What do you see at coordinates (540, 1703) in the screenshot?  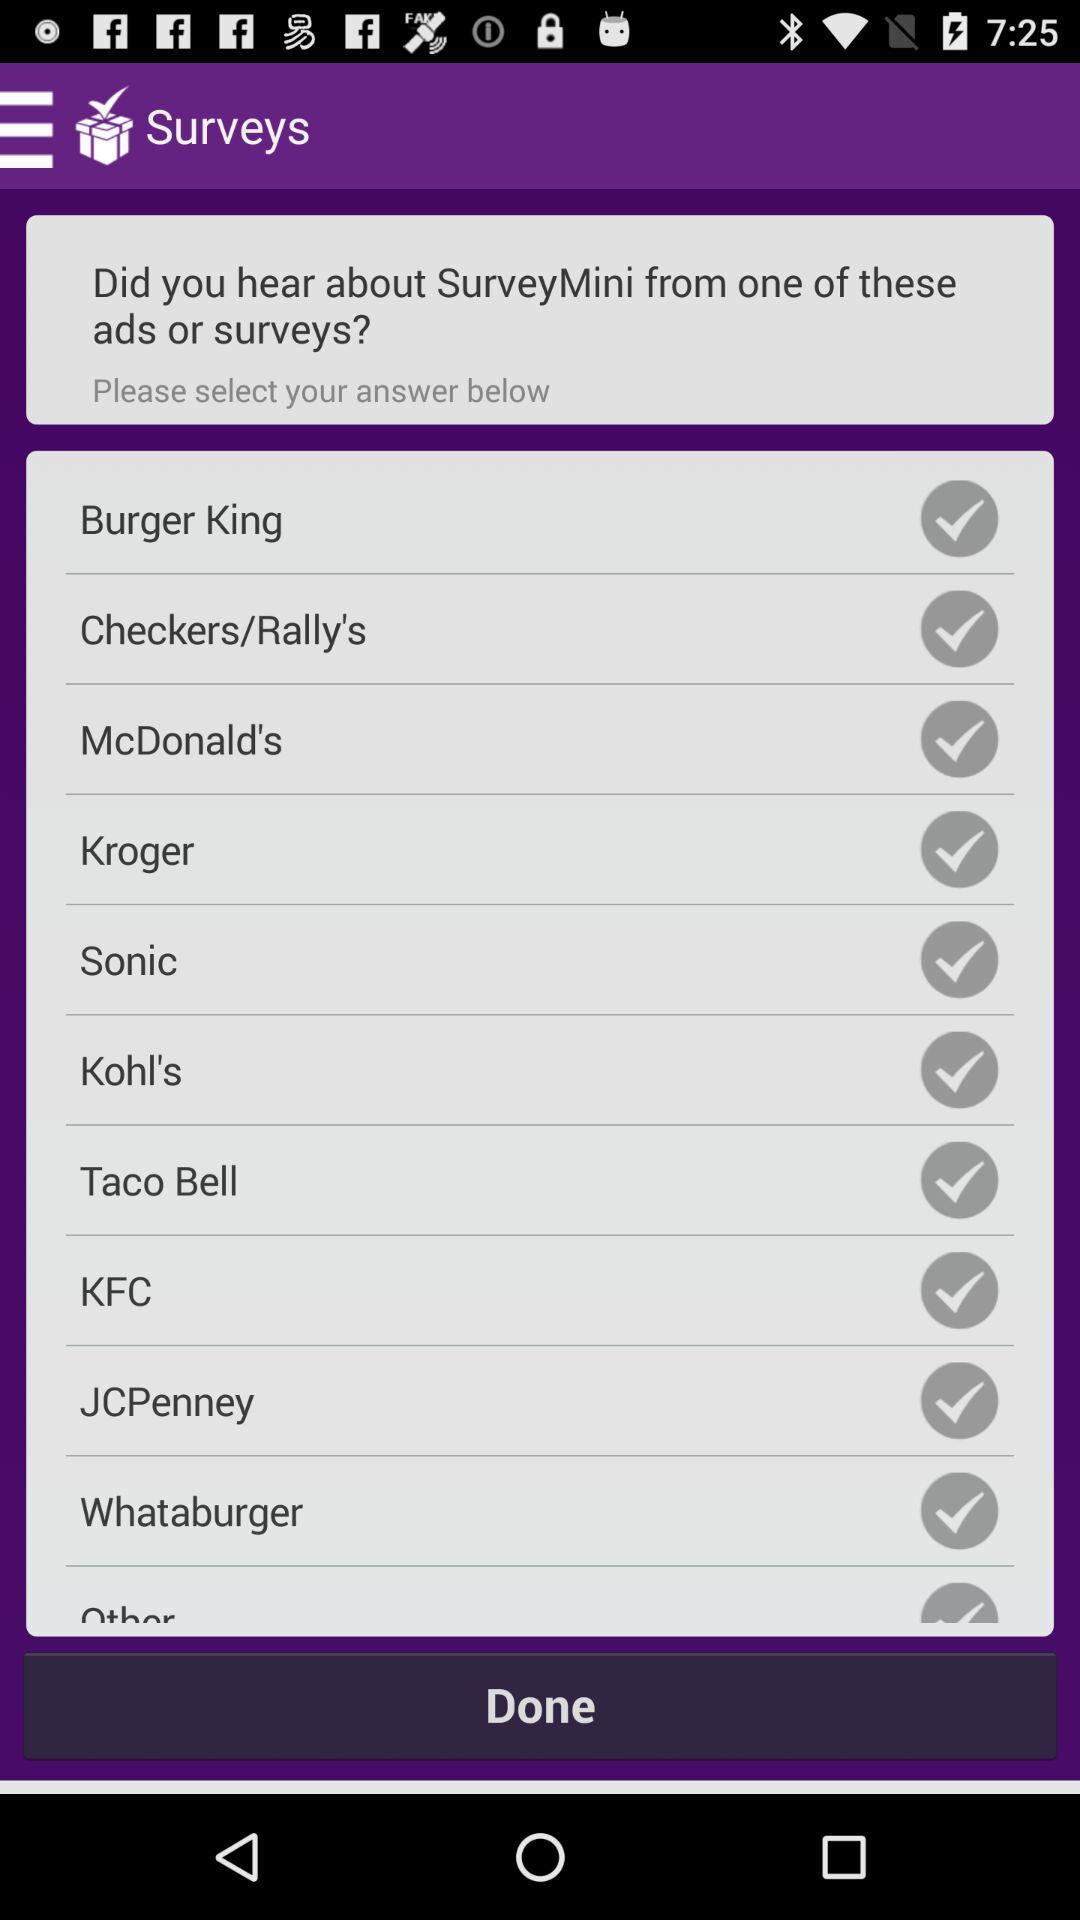 I see `done icon` at bounding box center [540, 1703].